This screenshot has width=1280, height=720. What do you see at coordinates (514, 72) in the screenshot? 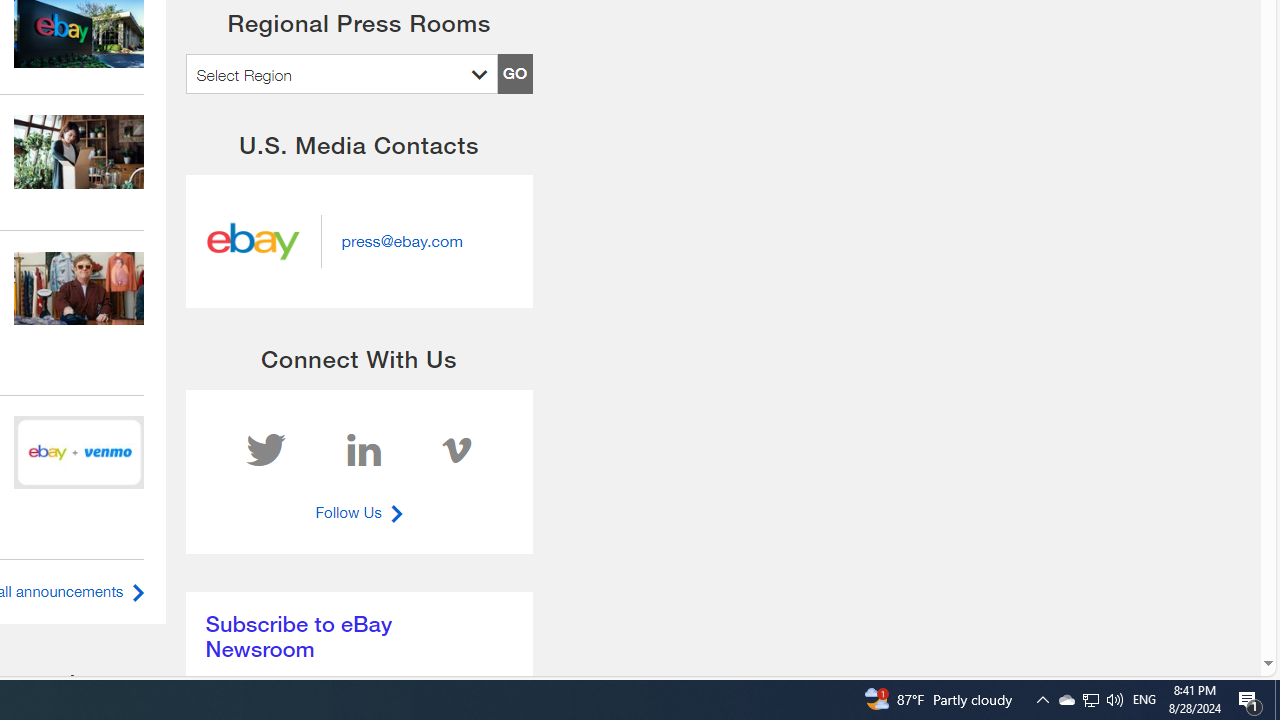
I see `'GO'` at bounding box center [514, 72].